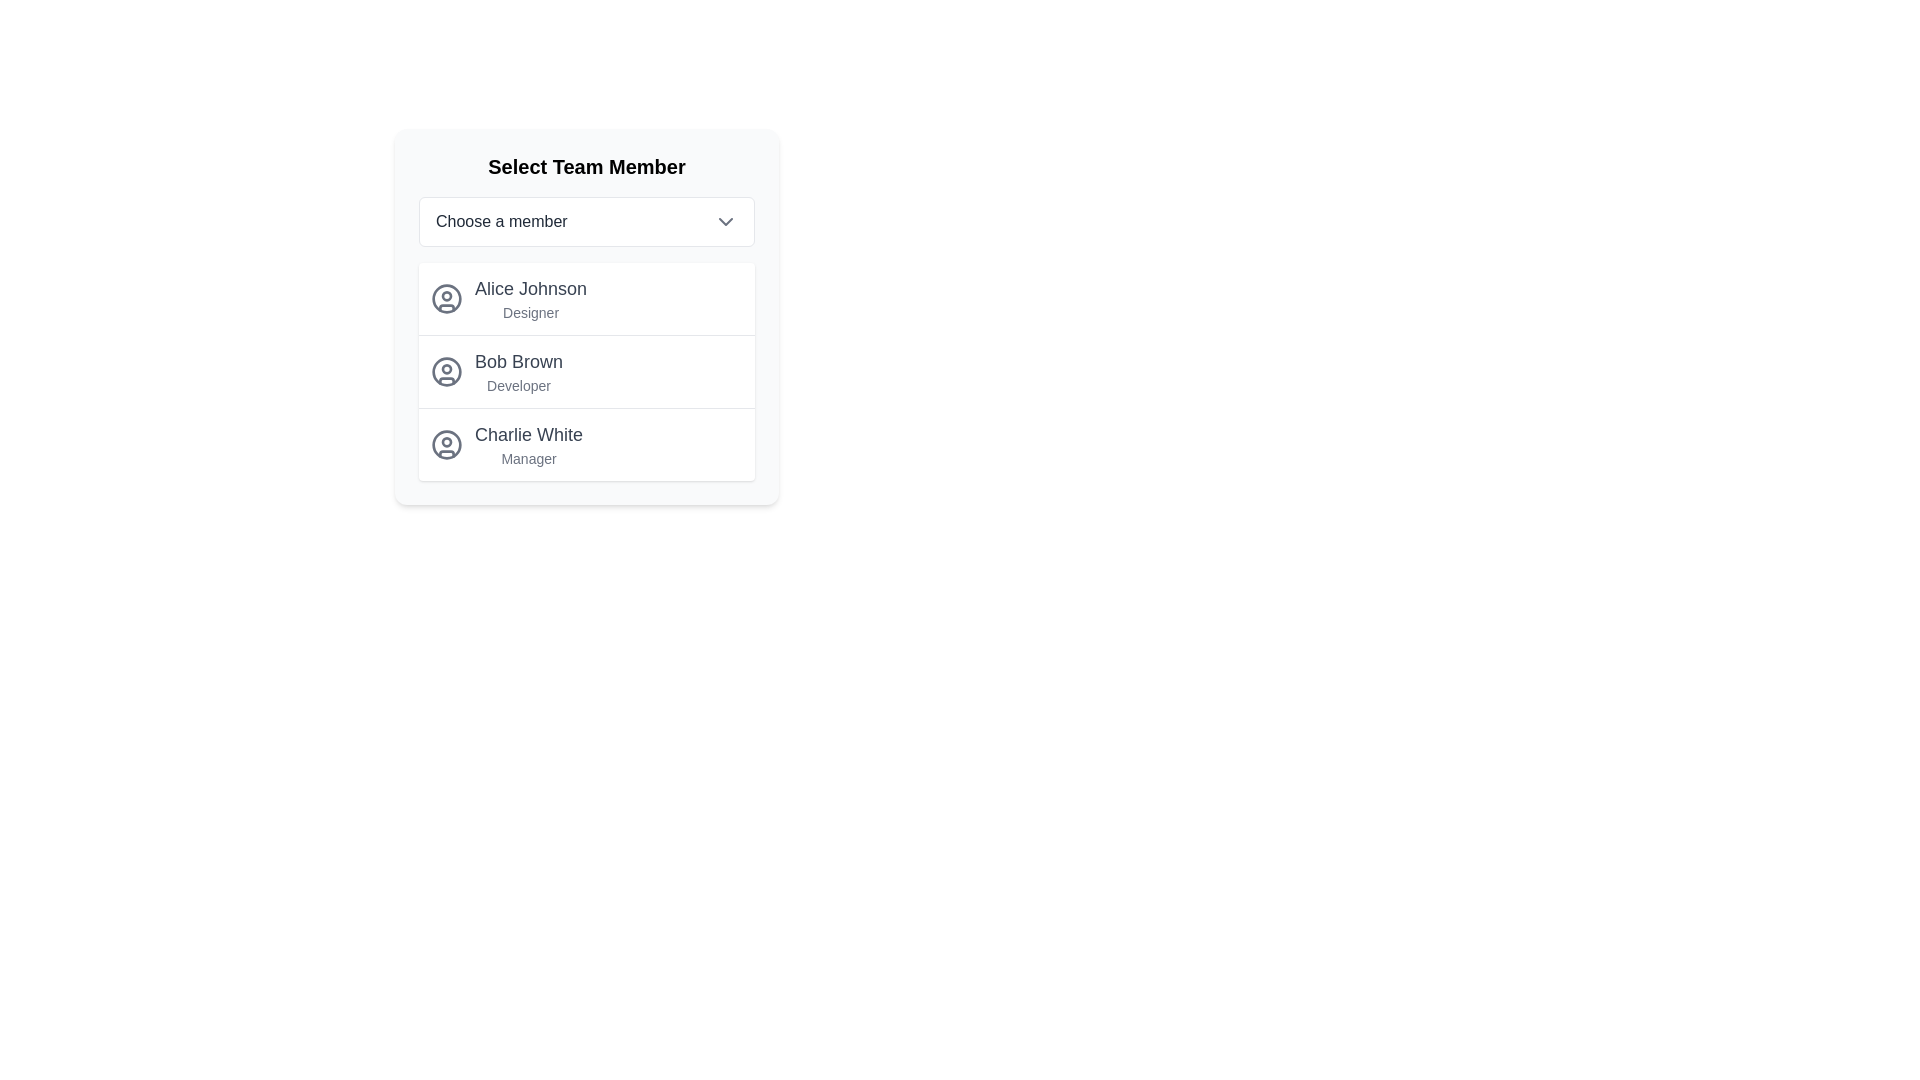  What do you see at coordinates (528, 443) in the screenshot?
I see `the third entry in the member selection interface, which combines a name and title for identifying team members, located under the heading 'Select Team Member.'` at bounding box center [528, 443].